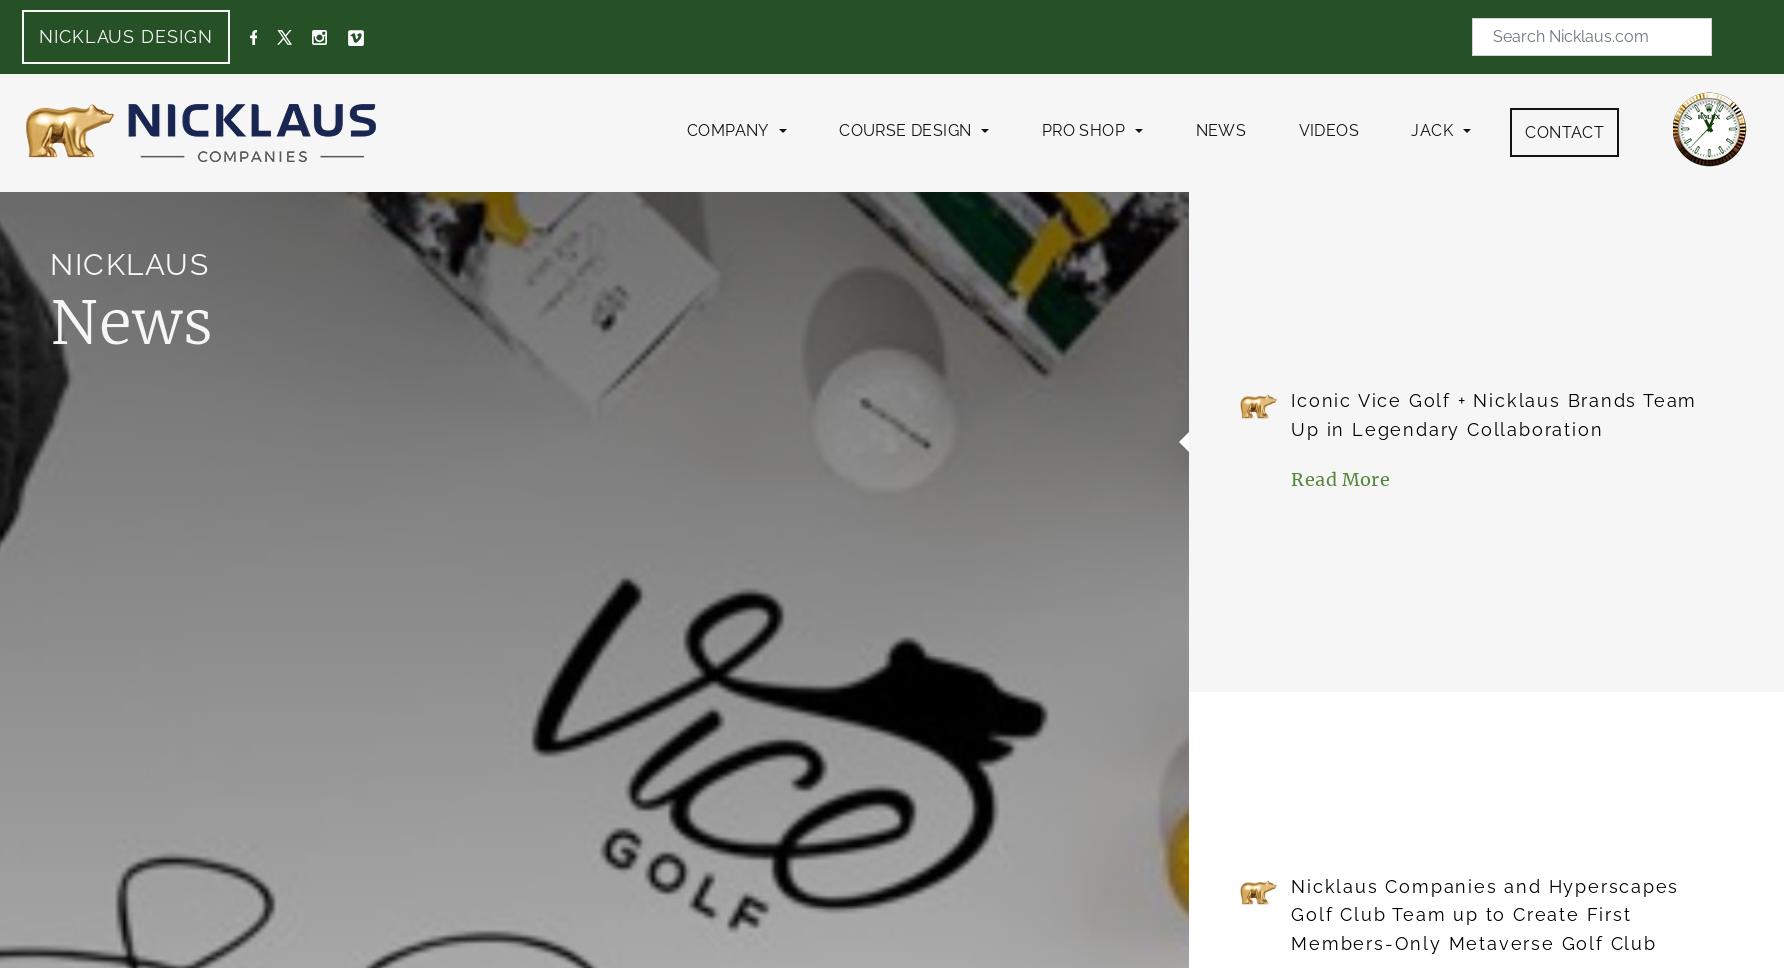 This screenshot has width=1784, height=968. I want to click on 'Nicklaus Companies and Hyperscapes Golf Club Team up to Create First Members-Only Metaverse Golf Club', so click(1484, 914).